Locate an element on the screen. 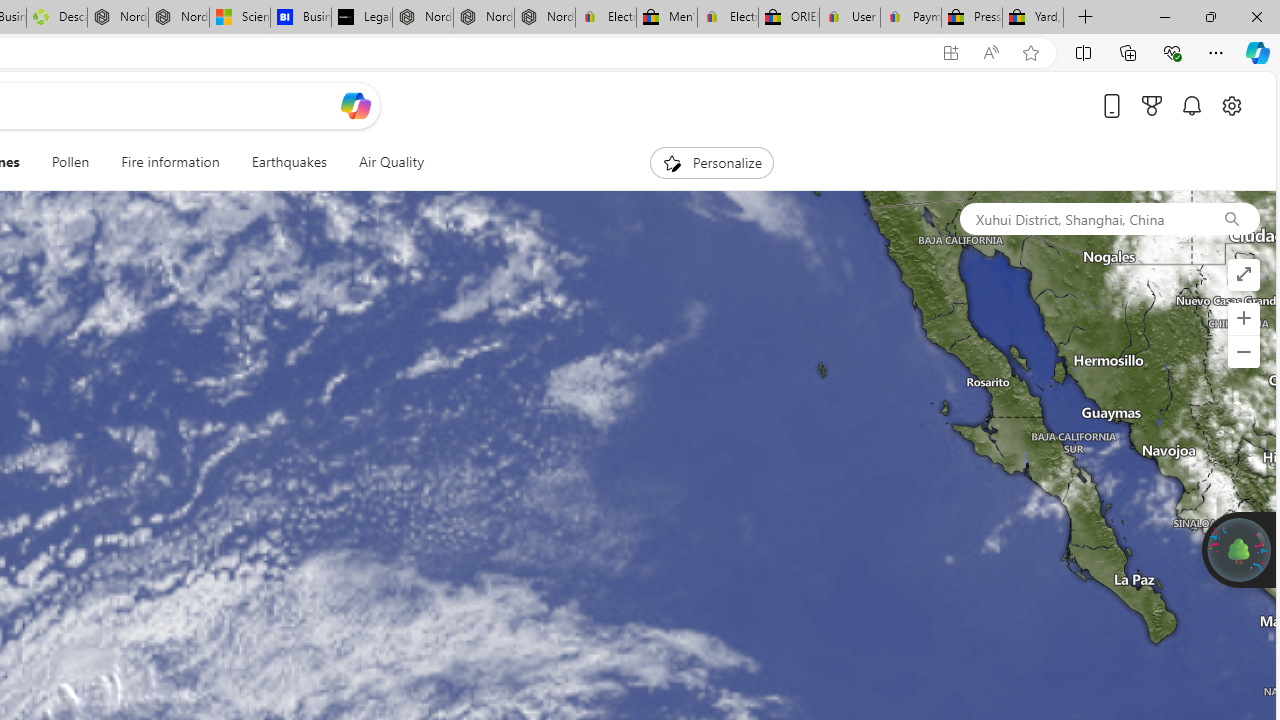 The height and width of the screenshot is (720, 1280). 'Pollen' is located at coordinates (70, 162).